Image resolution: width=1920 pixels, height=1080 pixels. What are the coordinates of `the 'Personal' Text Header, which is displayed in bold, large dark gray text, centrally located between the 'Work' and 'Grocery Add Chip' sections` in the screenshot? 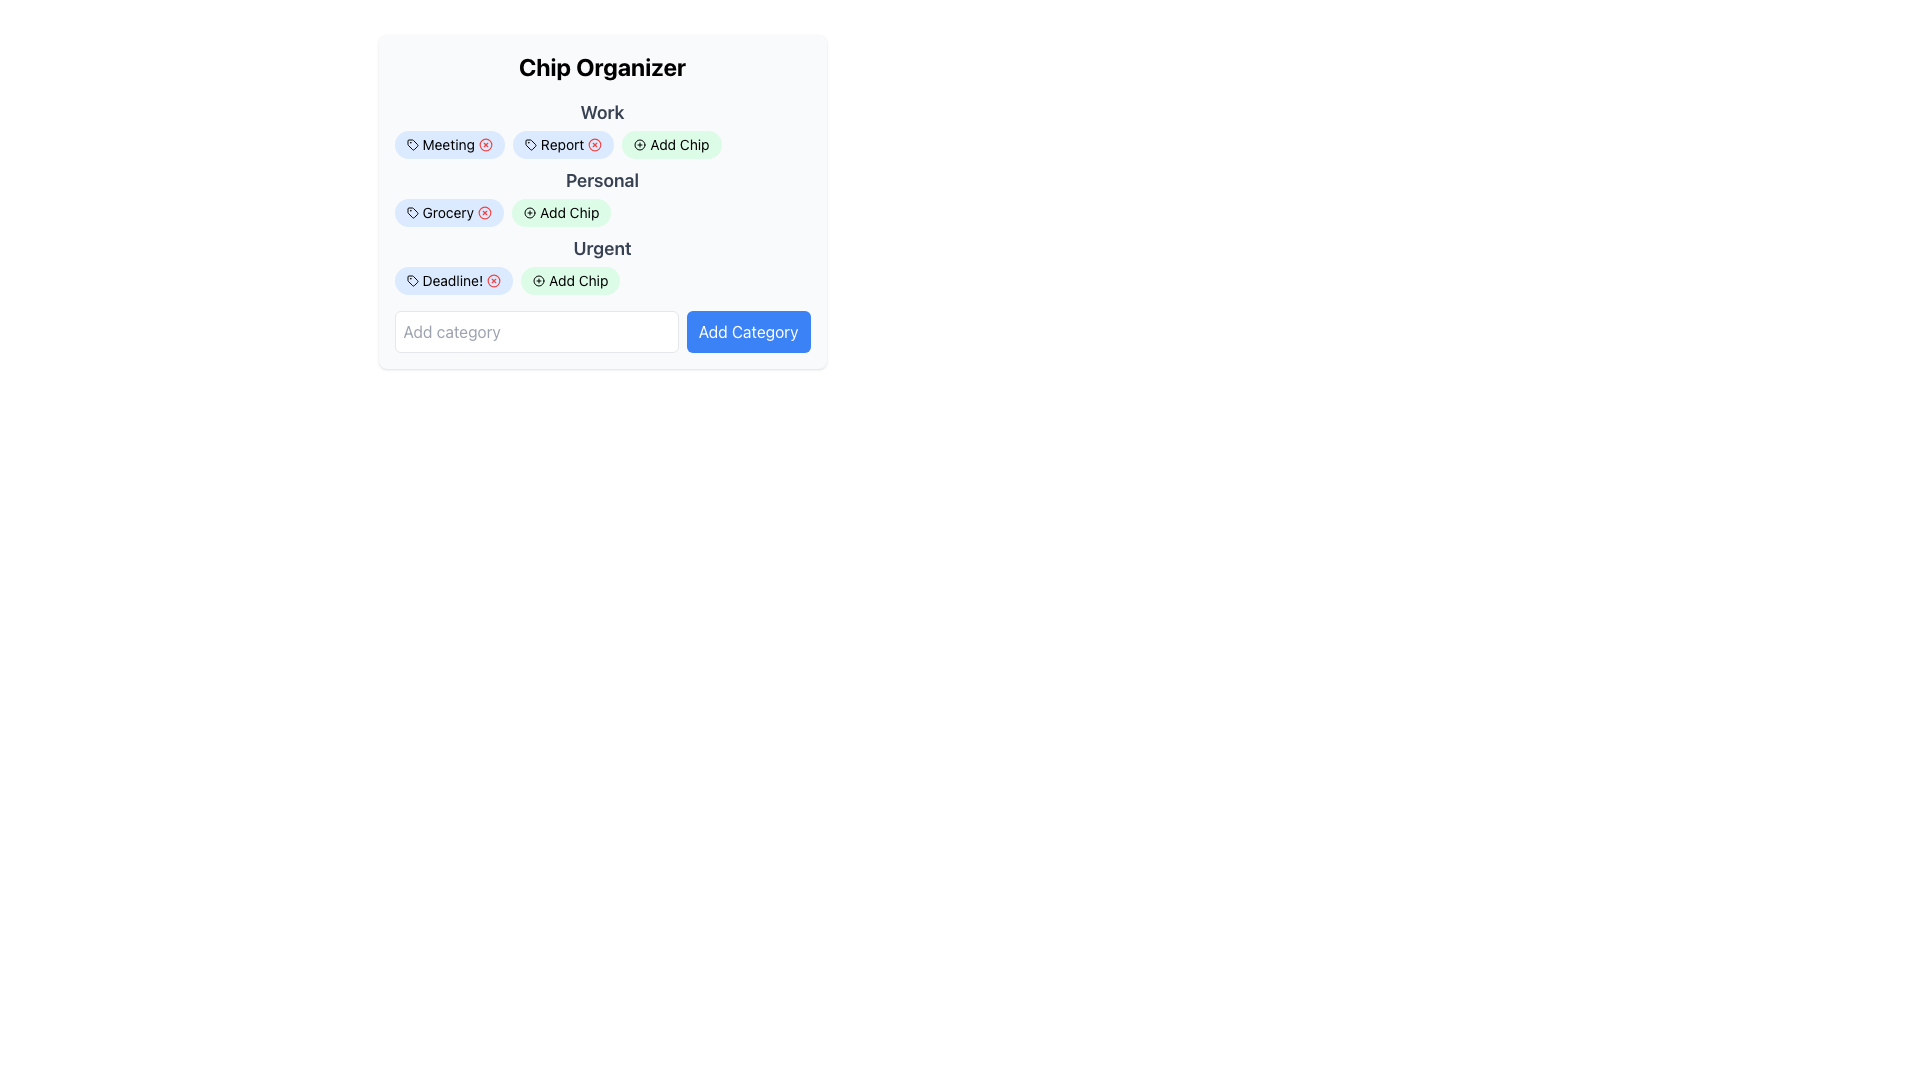 It's located at (601, 181).